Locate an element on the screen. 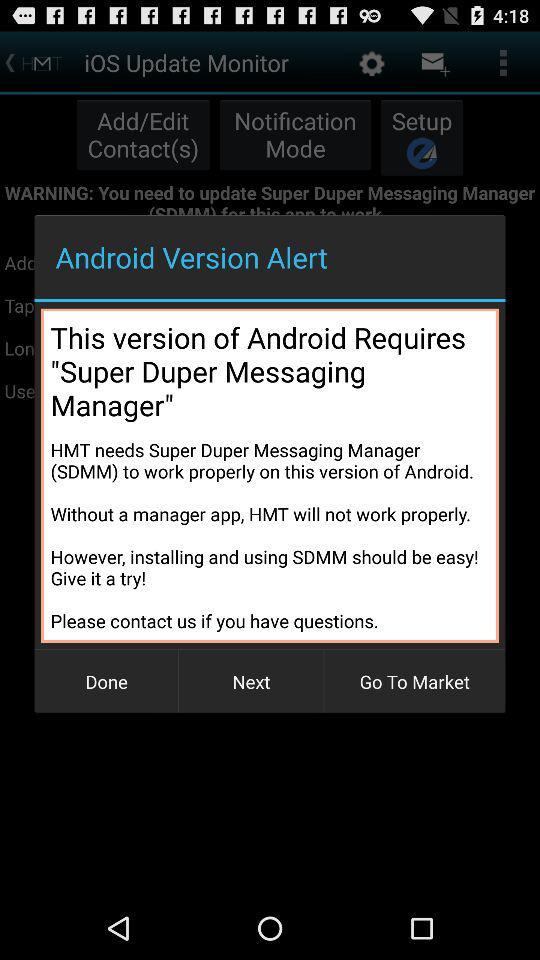  the go to market item is located at coordinates (413, 681).